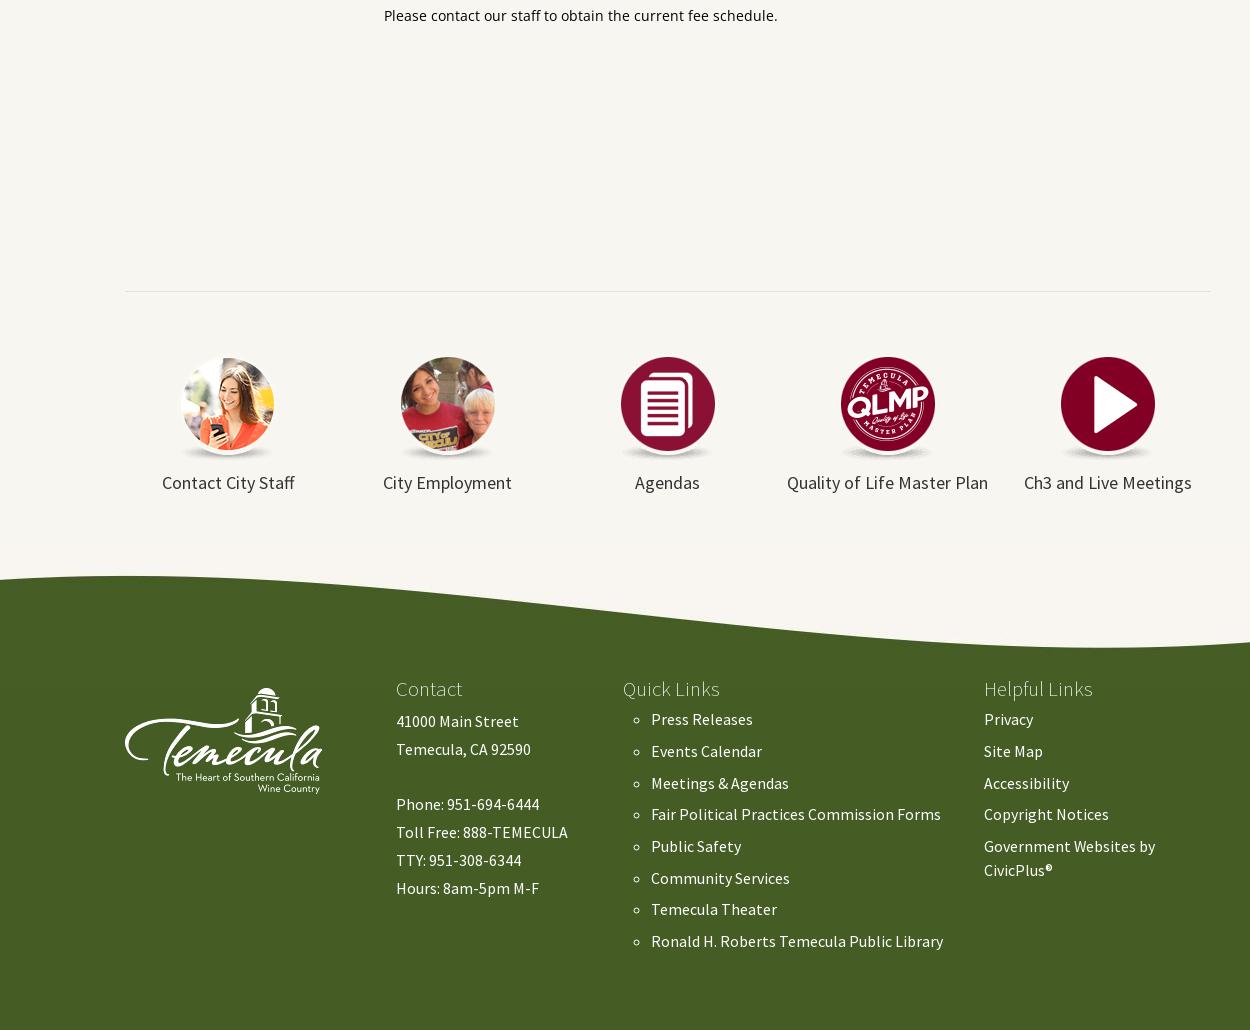 The height and width of the screenshot is (1030, 1250). I want to click on 'Phone: 951-694-6444', so click(396, 803).